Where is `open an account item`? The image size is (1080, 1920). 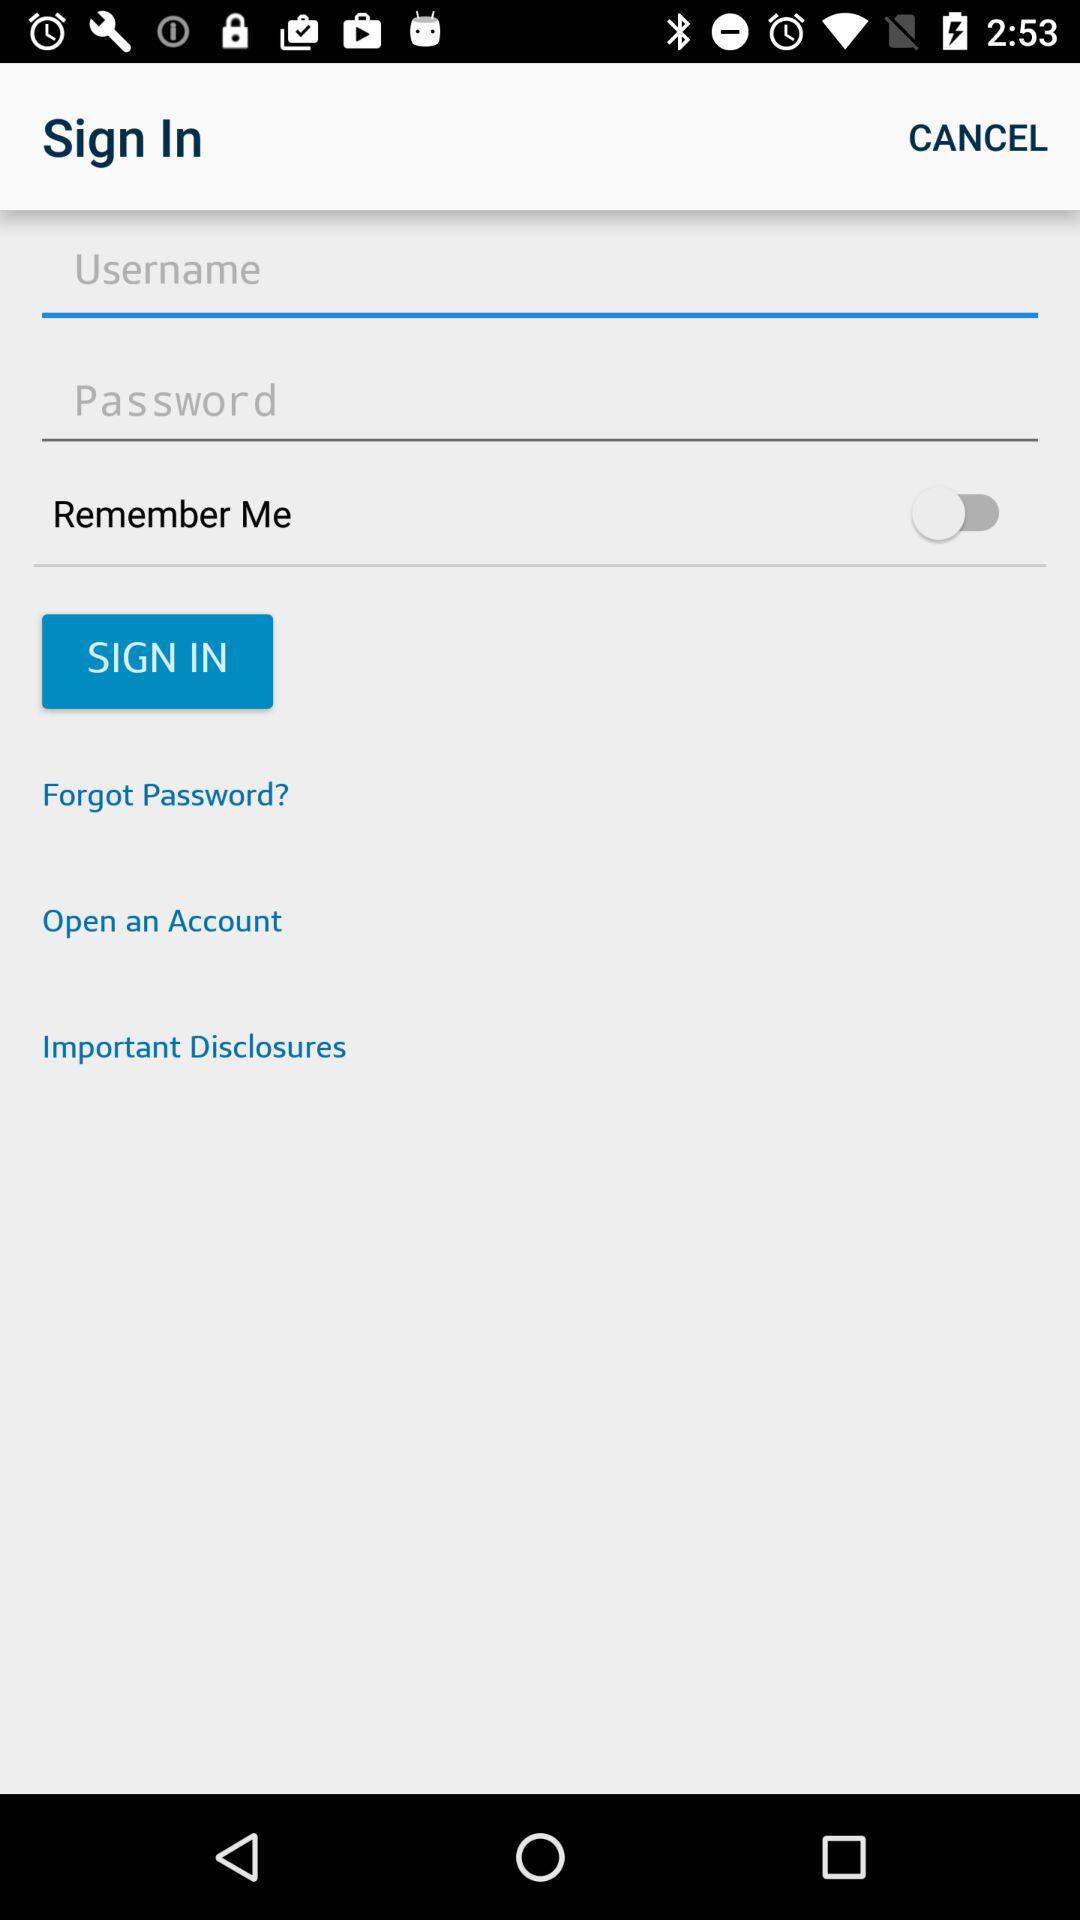 open an account item is located at coordinates (540, 923).